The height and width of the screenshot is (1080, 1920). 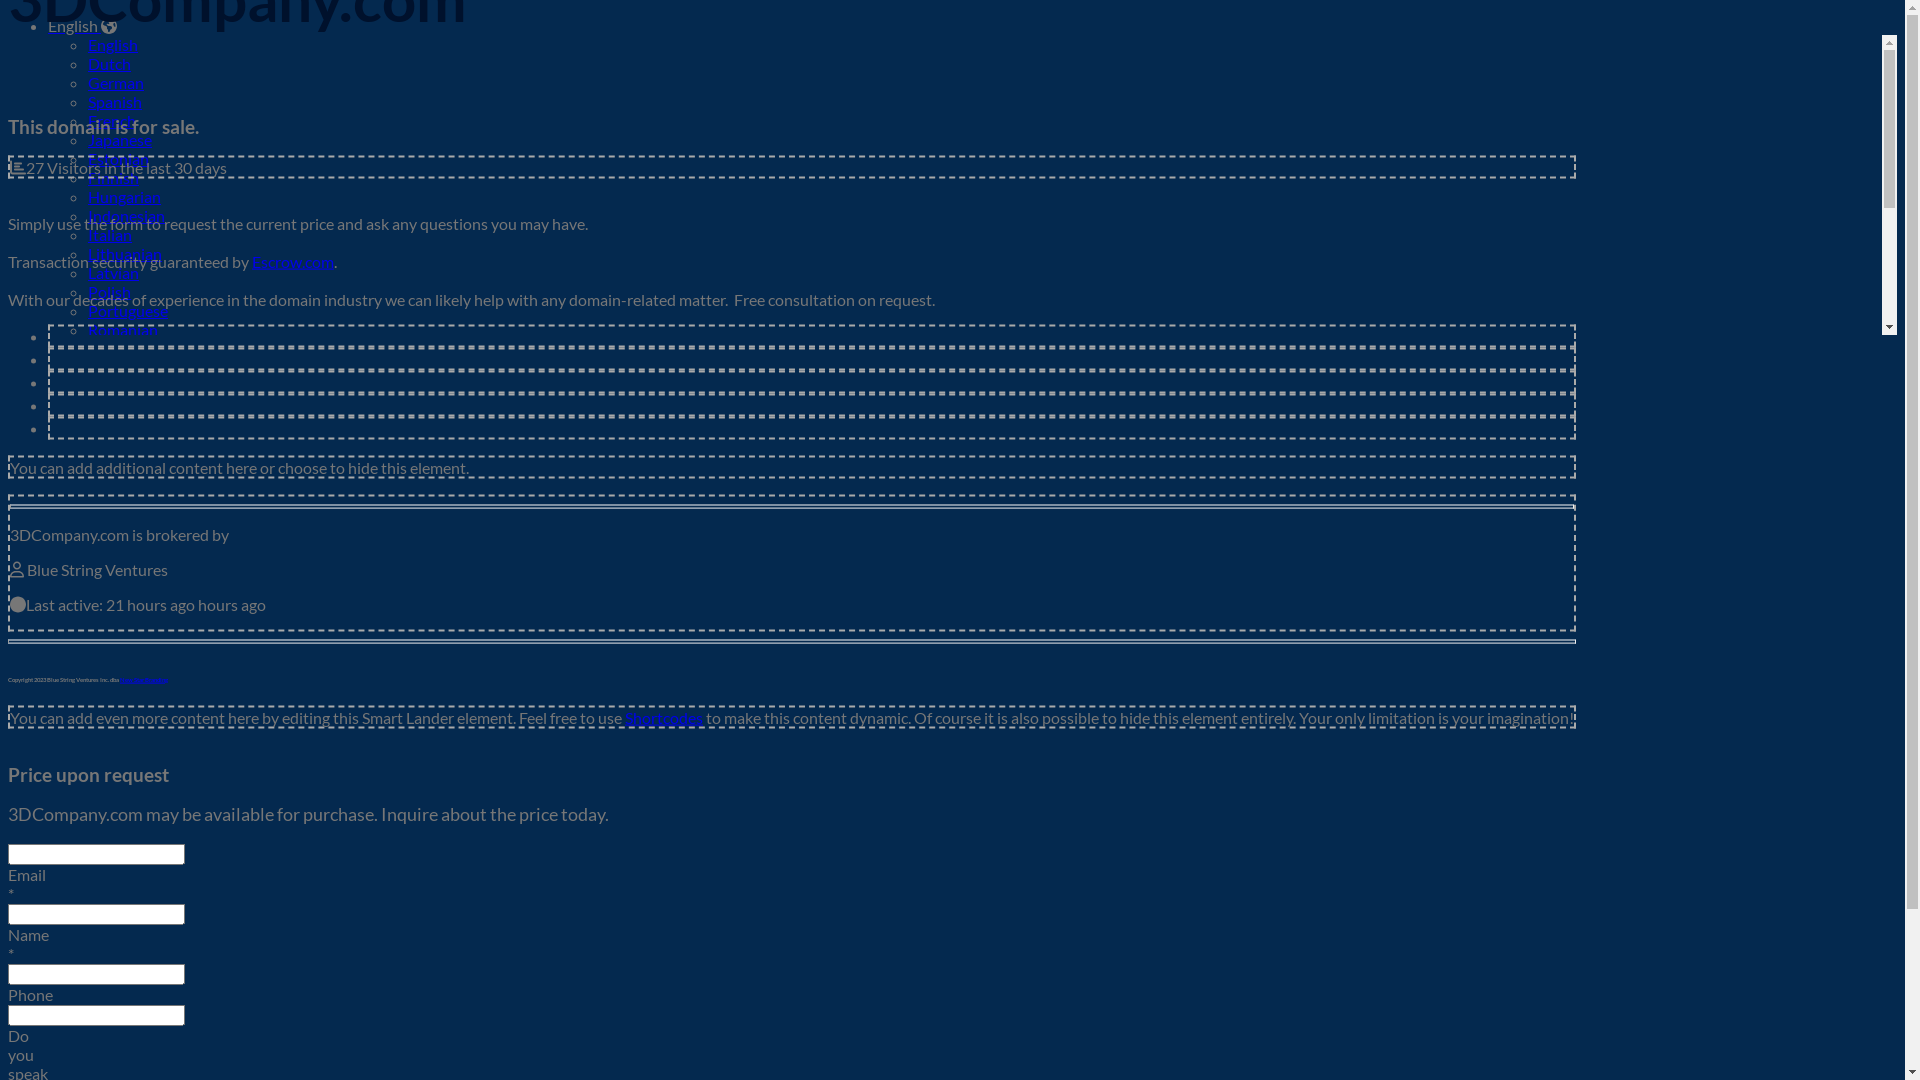 I want to click on 'Swedish', so click(x=115, y=405).